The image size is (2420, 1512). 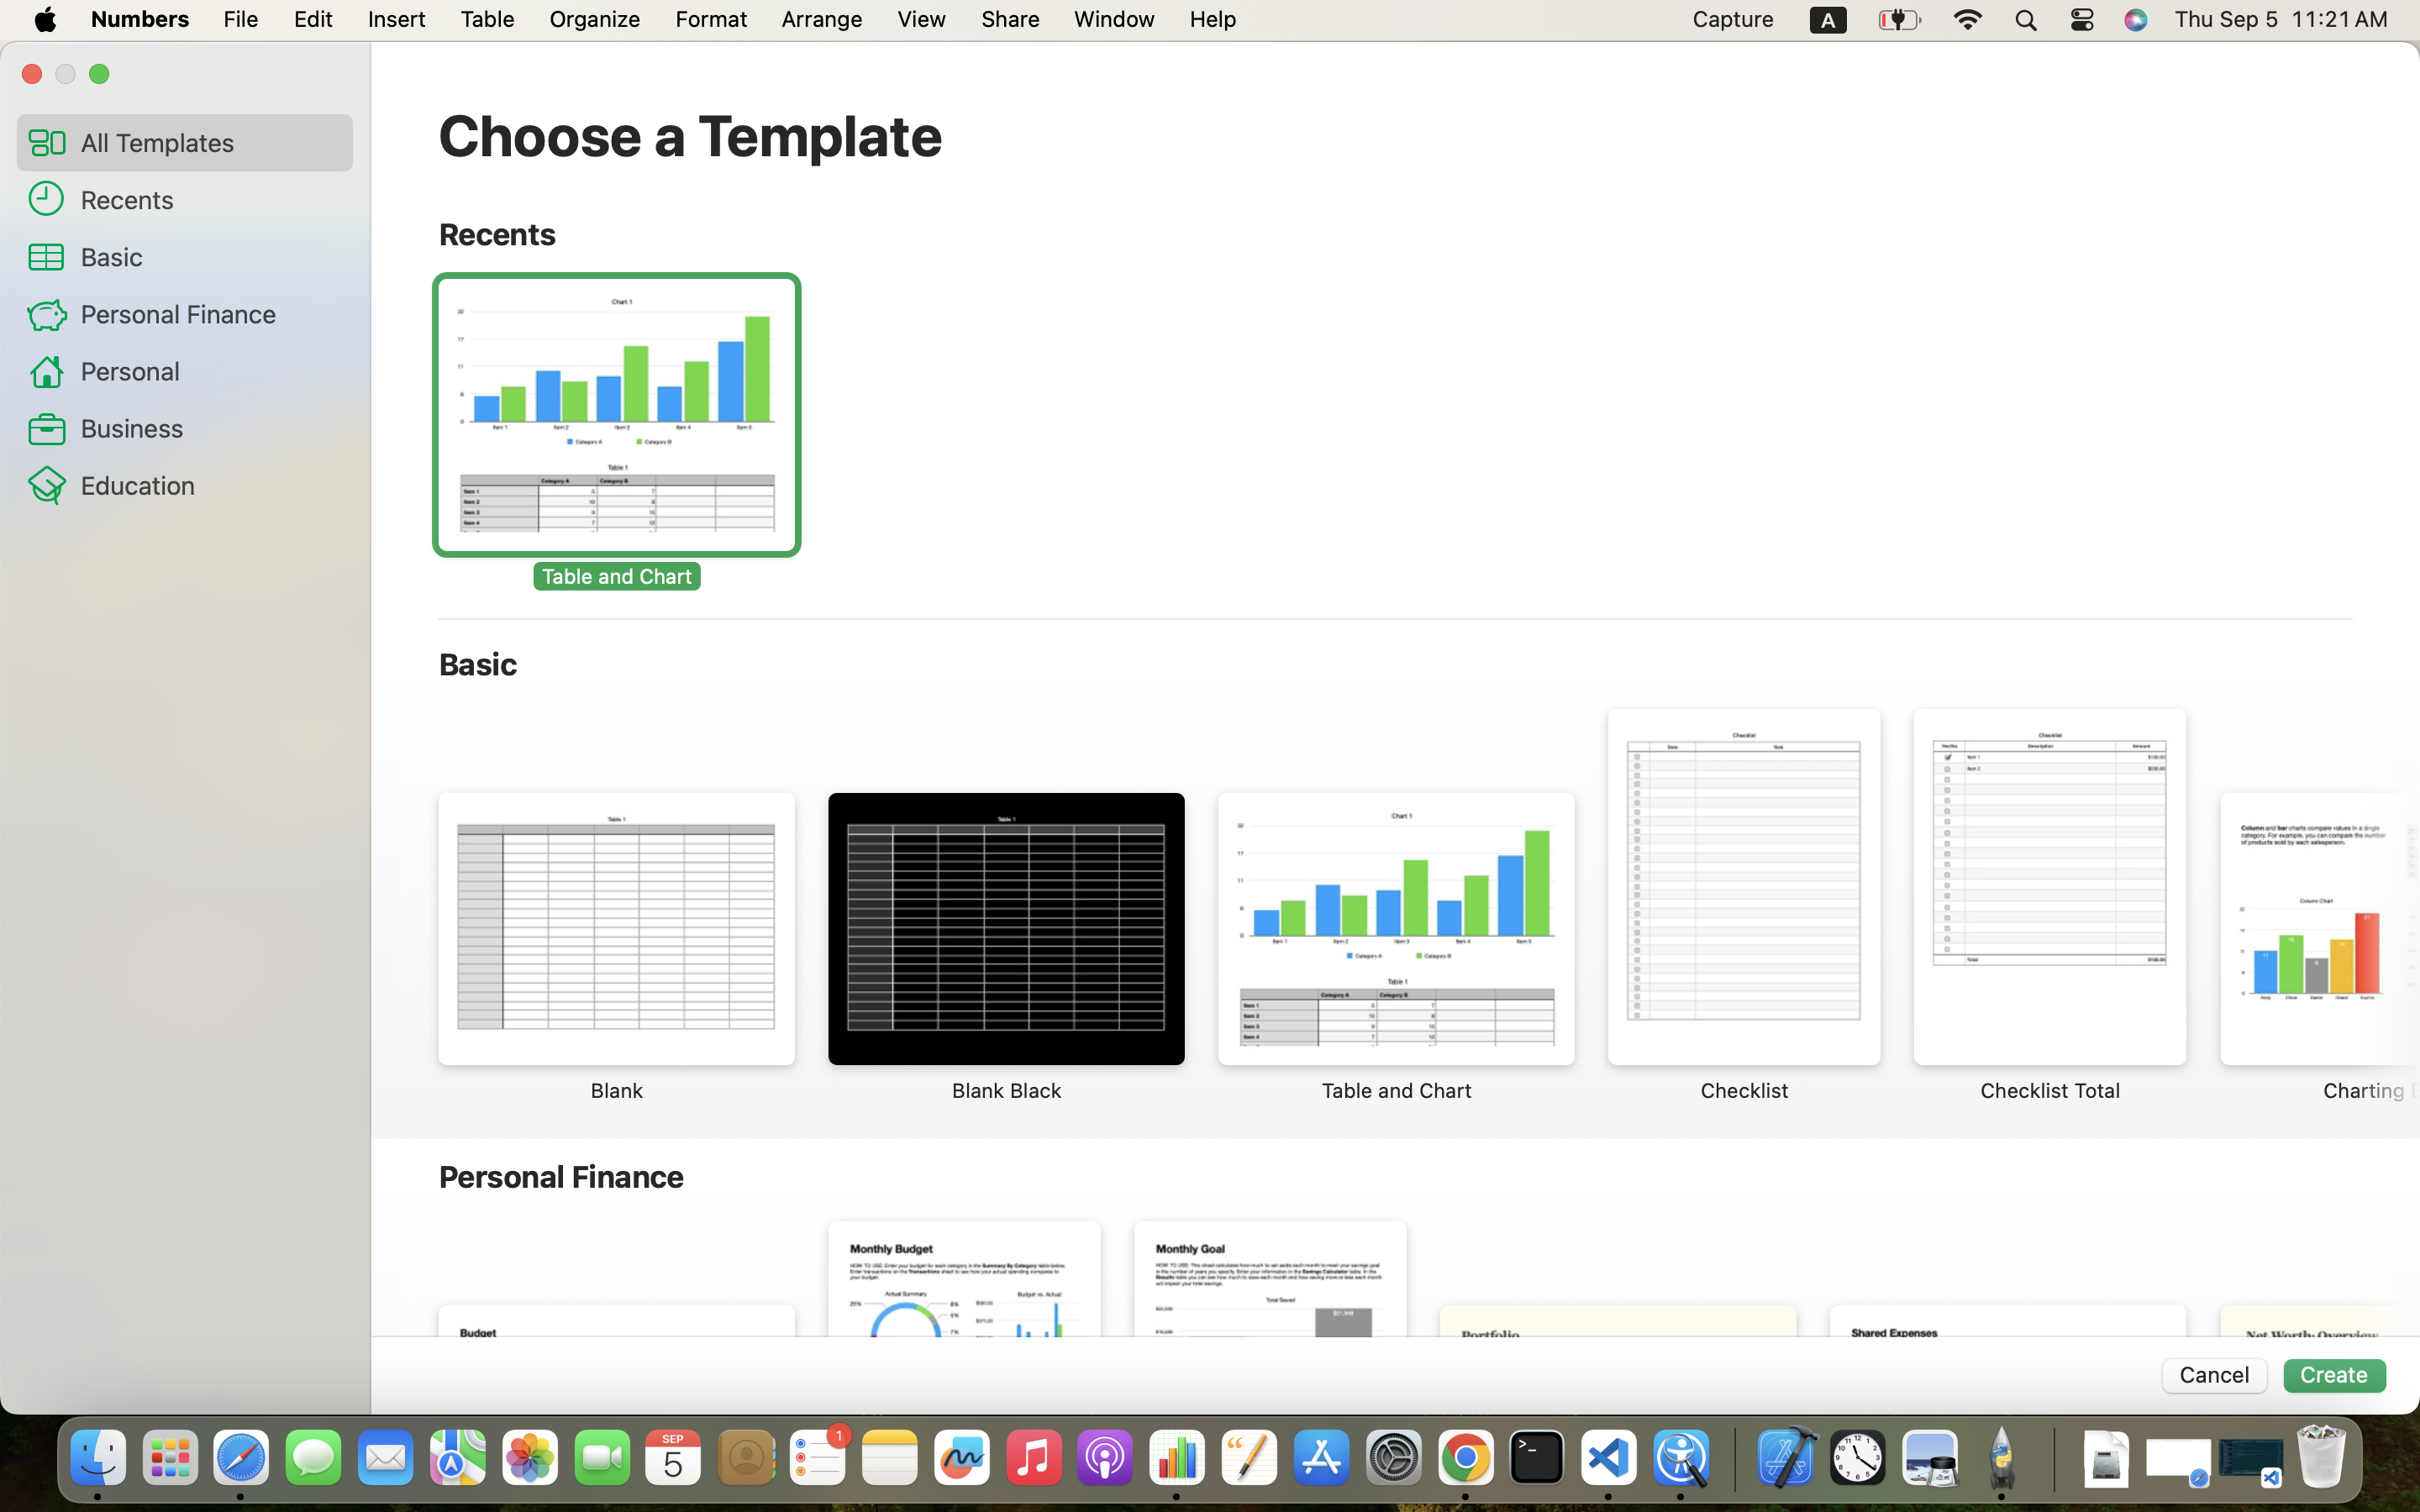 I want to click on 'Personal Finance', so click(x=208, y=312).